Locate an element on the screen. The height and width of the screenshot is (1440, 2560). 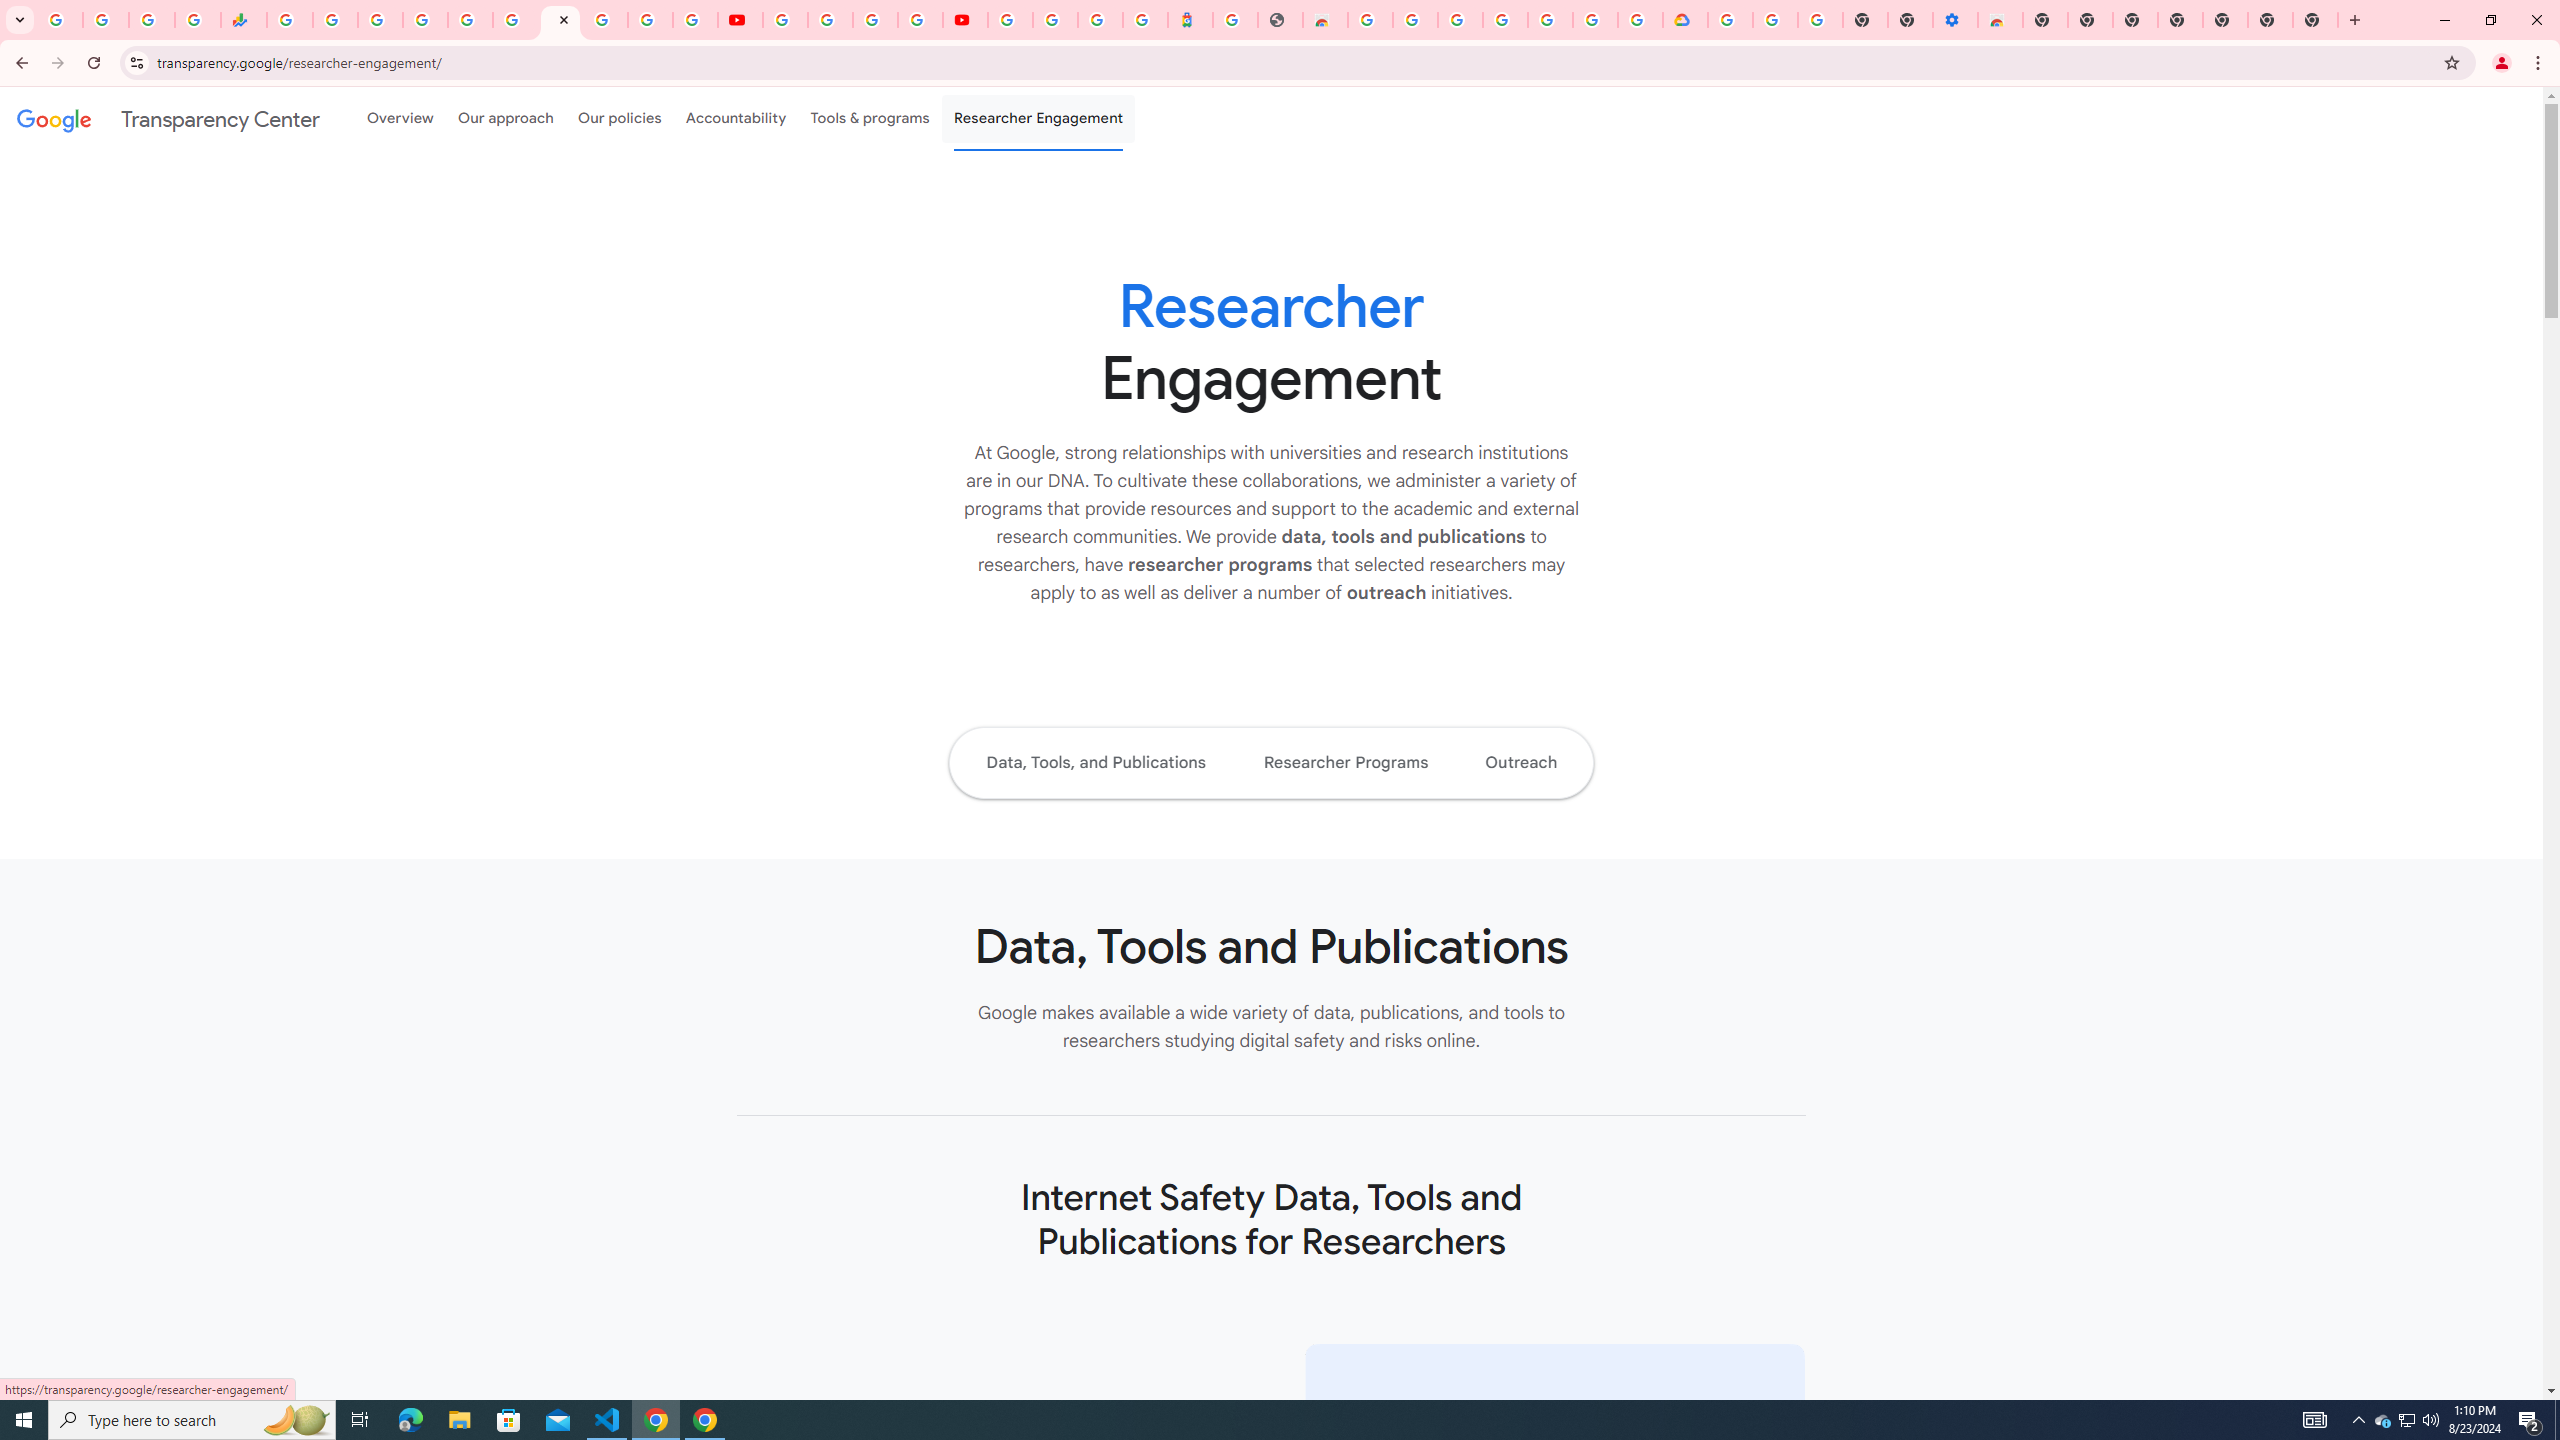
'Chrome Web Store - Household' is located at coordinates (1324, 19).